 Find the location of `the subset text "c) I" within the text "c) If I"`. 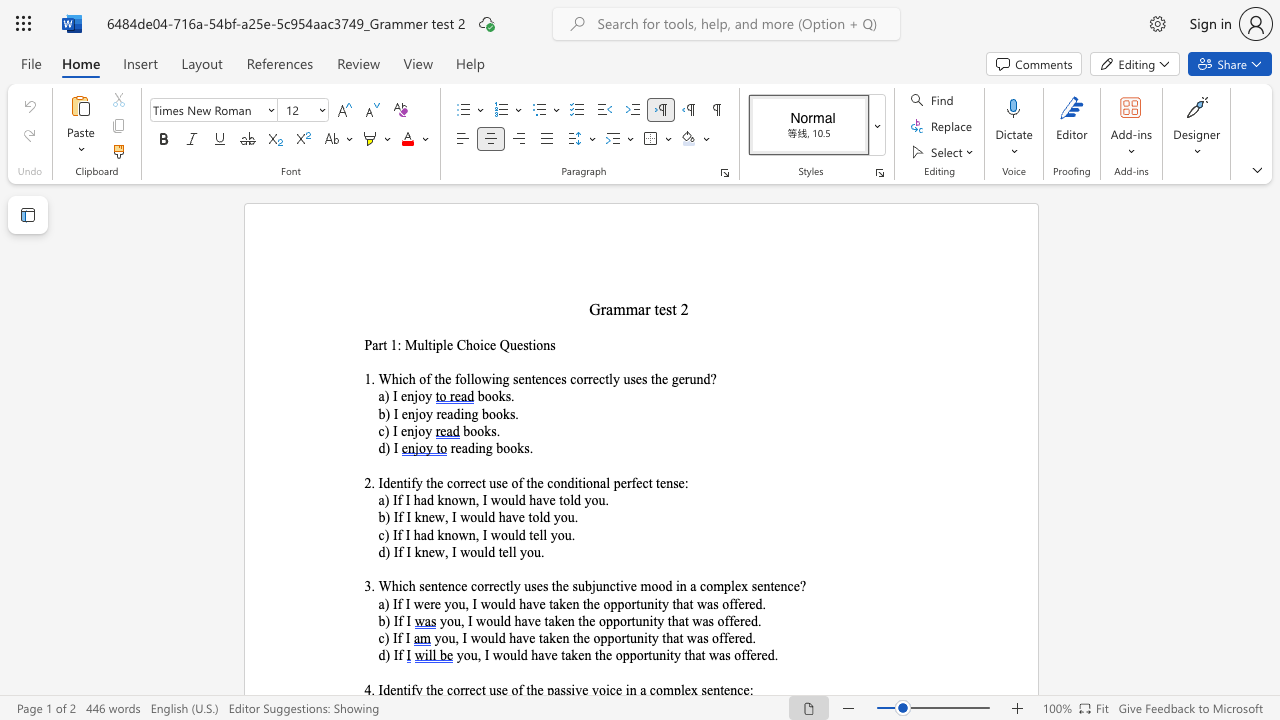

the subset text "c) I" within the text "c) If I" is located at coordinates (378, 638).